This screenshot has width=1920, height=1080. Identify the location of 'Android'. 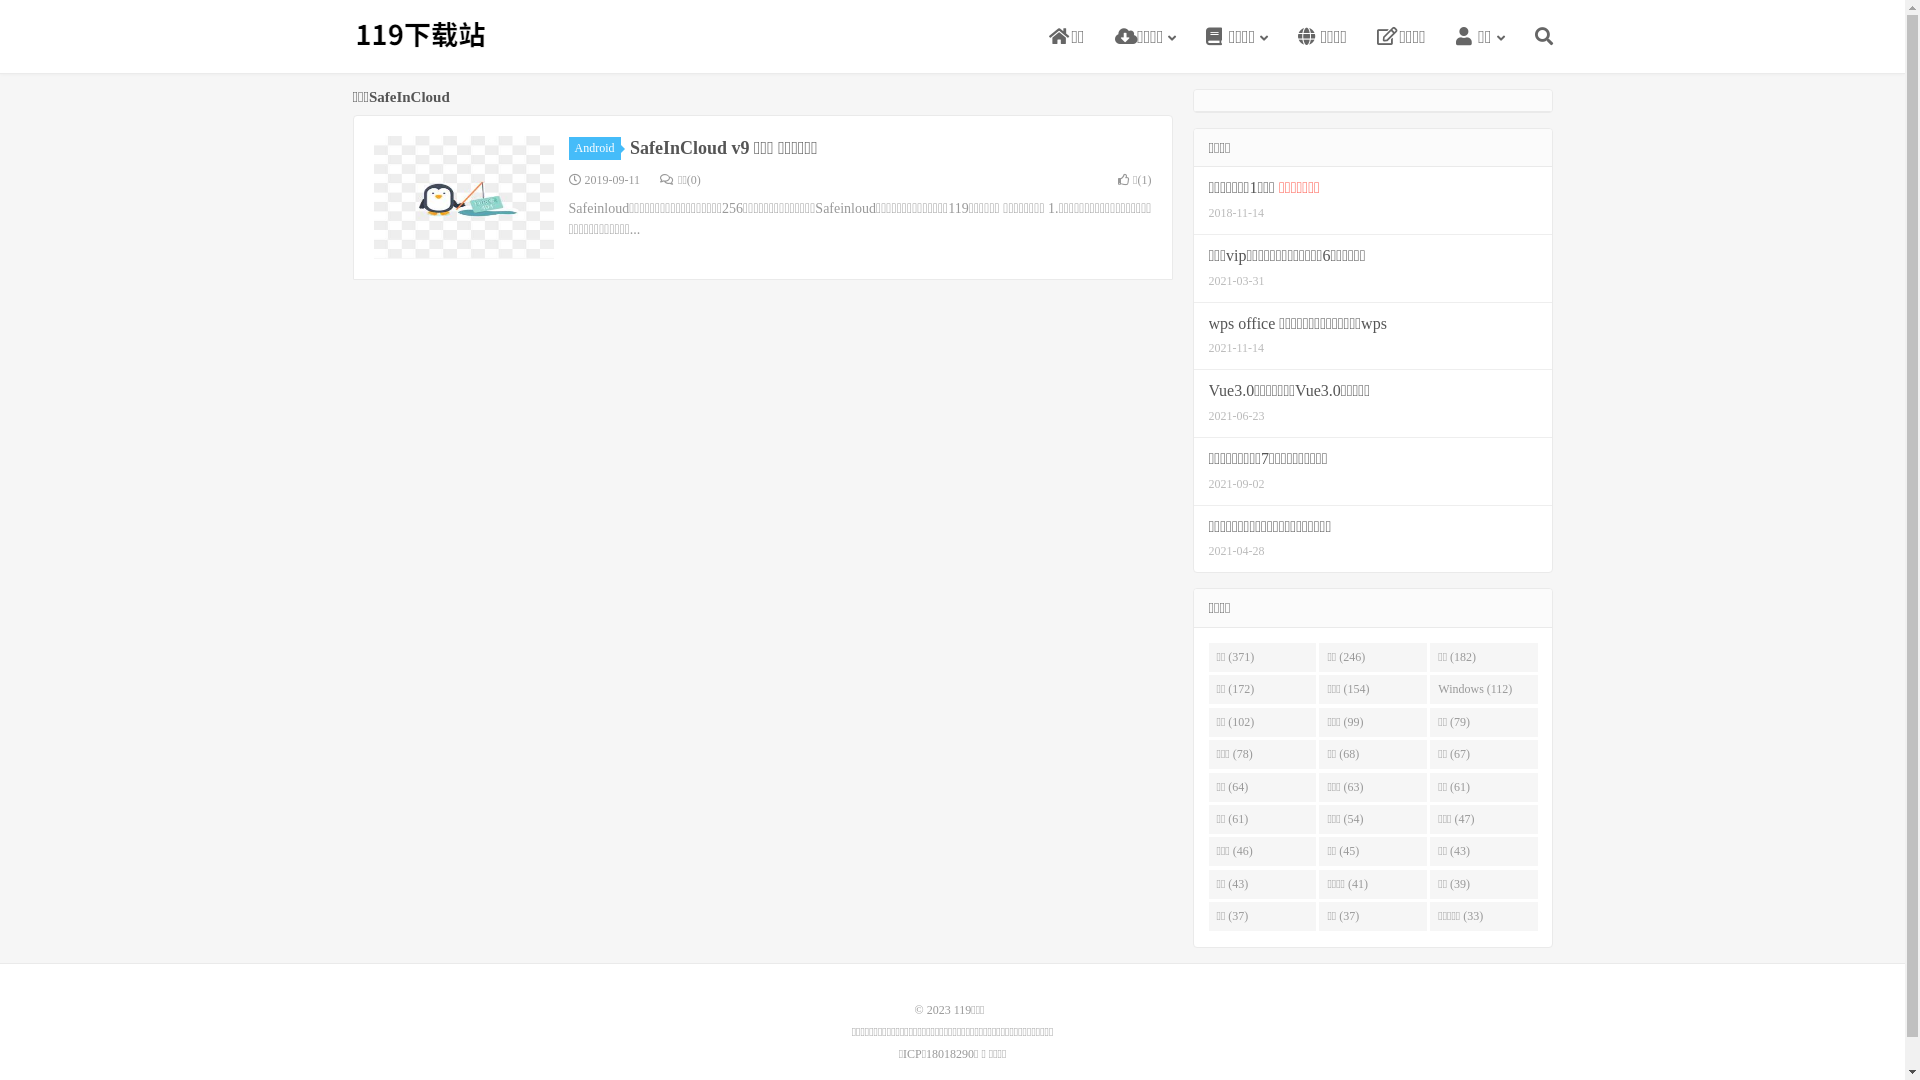
(593, 147).